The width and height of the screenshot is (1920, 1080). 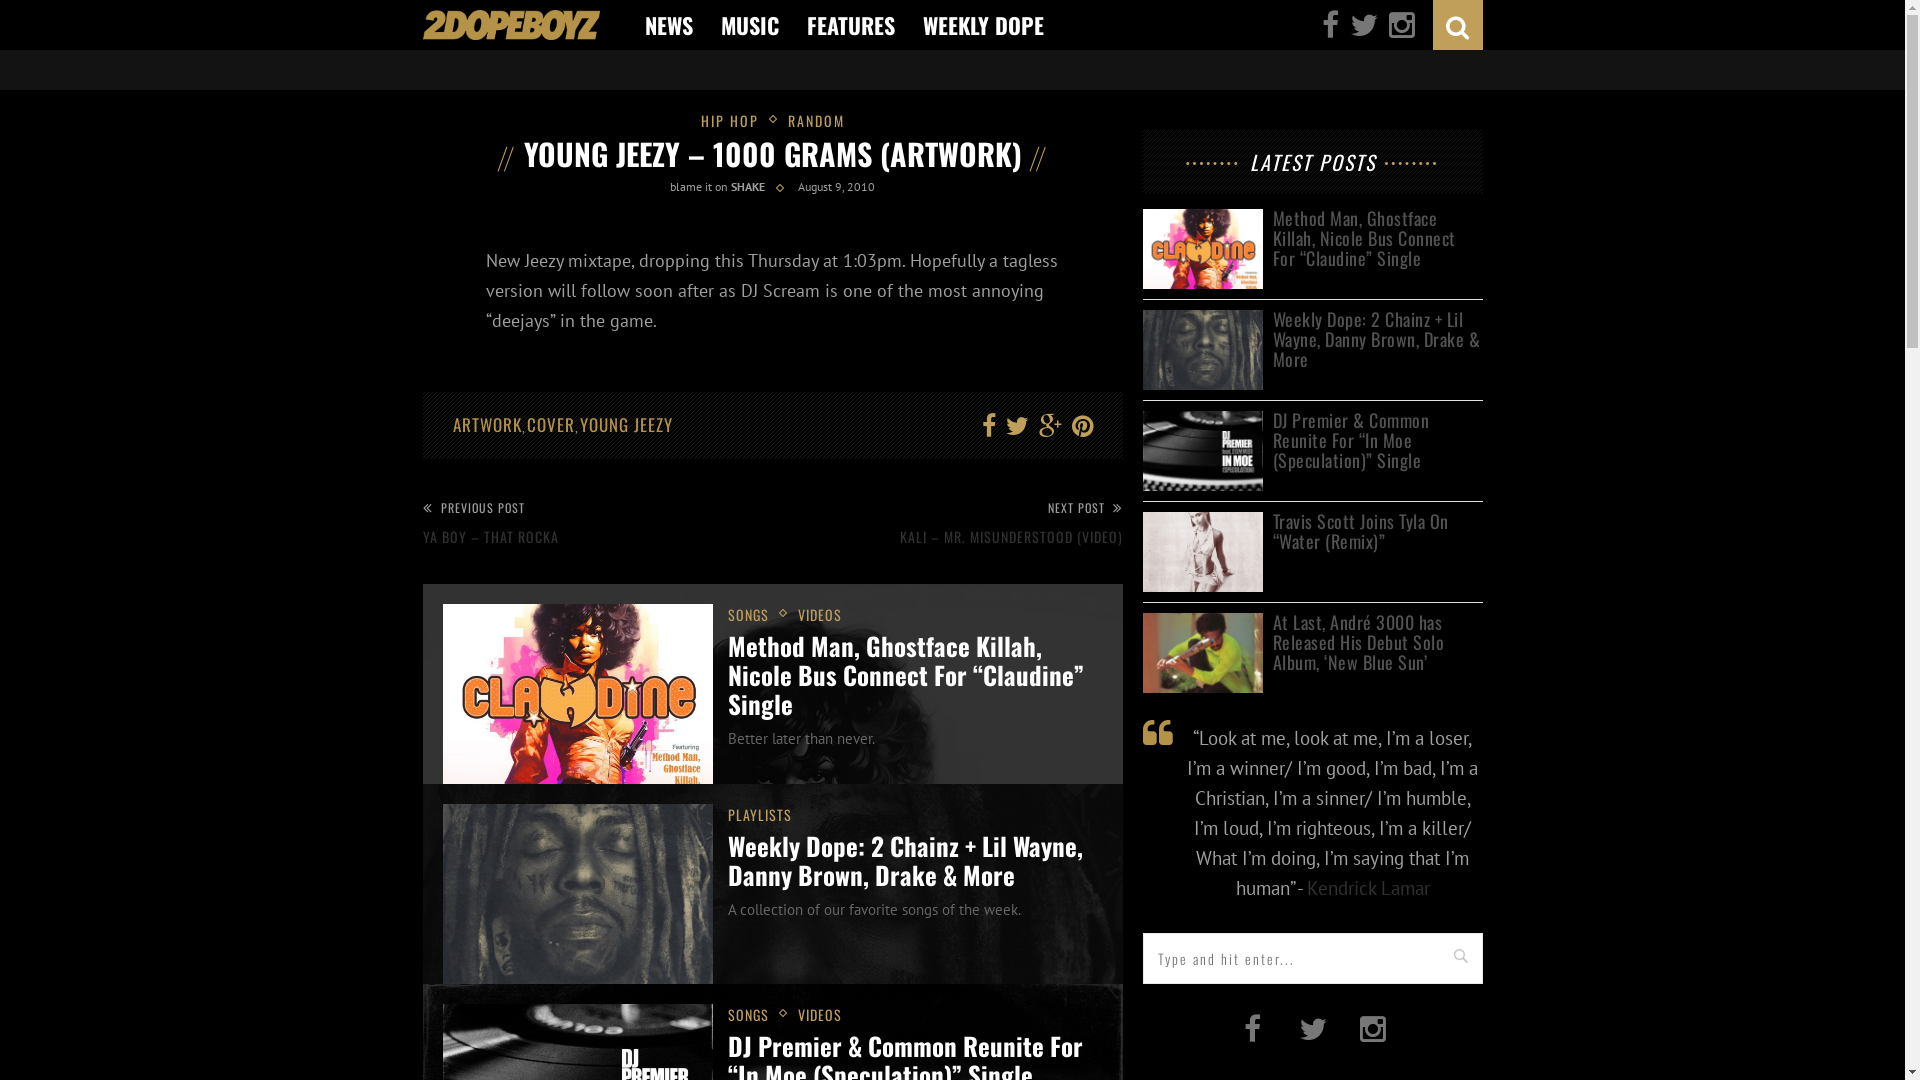 I want to click on 'Kendrick Lamar', so click(x=1366, y=886).